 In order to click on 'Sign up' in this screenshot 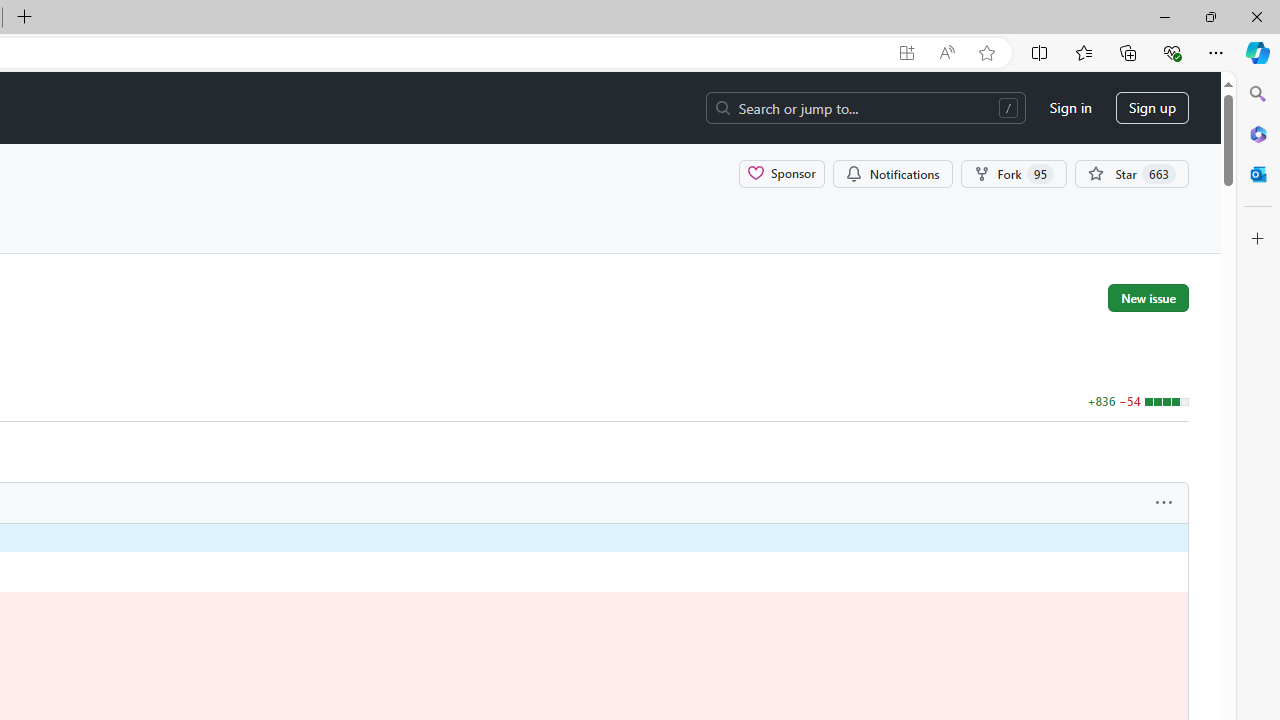, I will do `click(1152, 108)`.